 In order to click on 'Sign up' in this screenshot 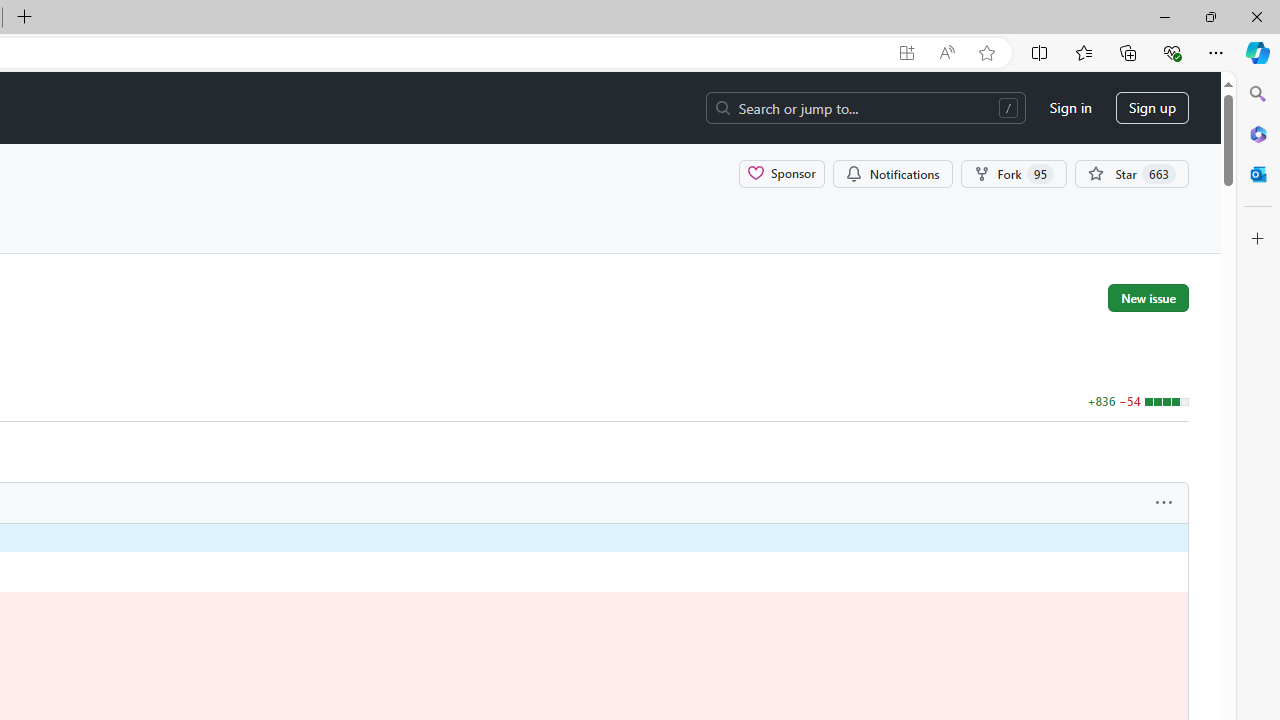, I will do `click(1152, 108)`.